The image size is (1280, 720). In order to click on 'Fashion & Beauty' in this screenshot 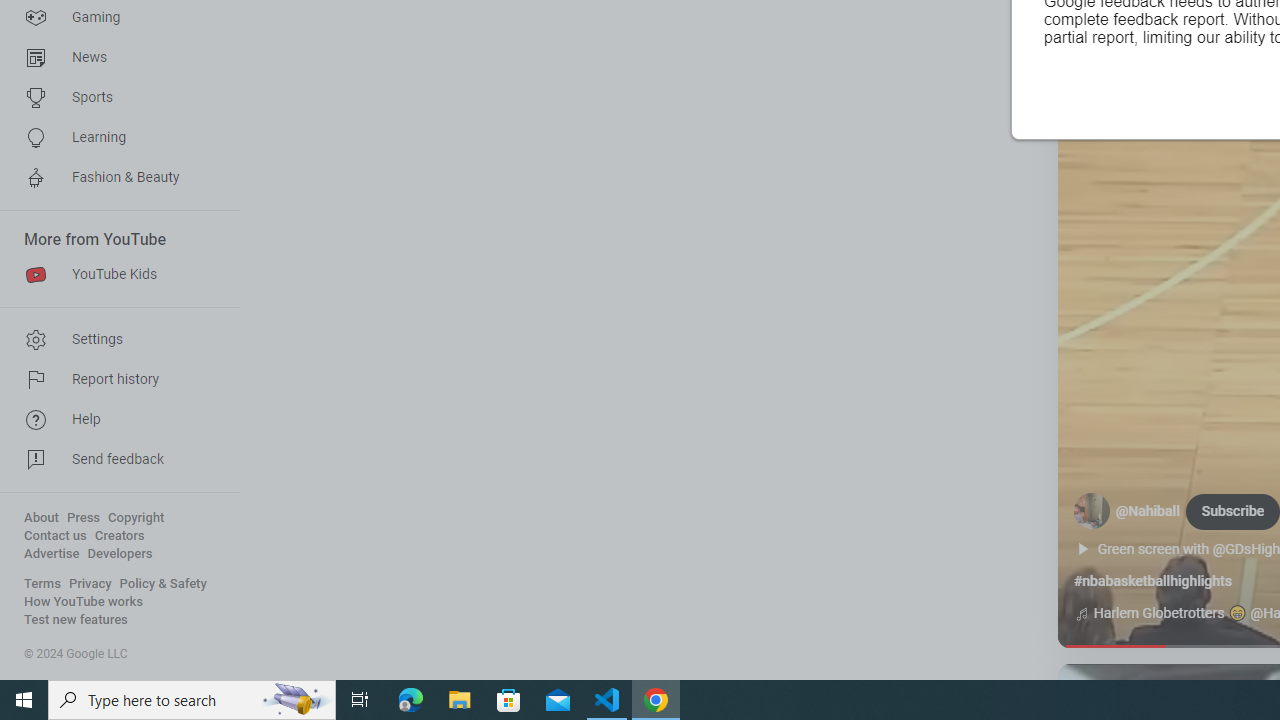, I will do `click(112, 176)`.